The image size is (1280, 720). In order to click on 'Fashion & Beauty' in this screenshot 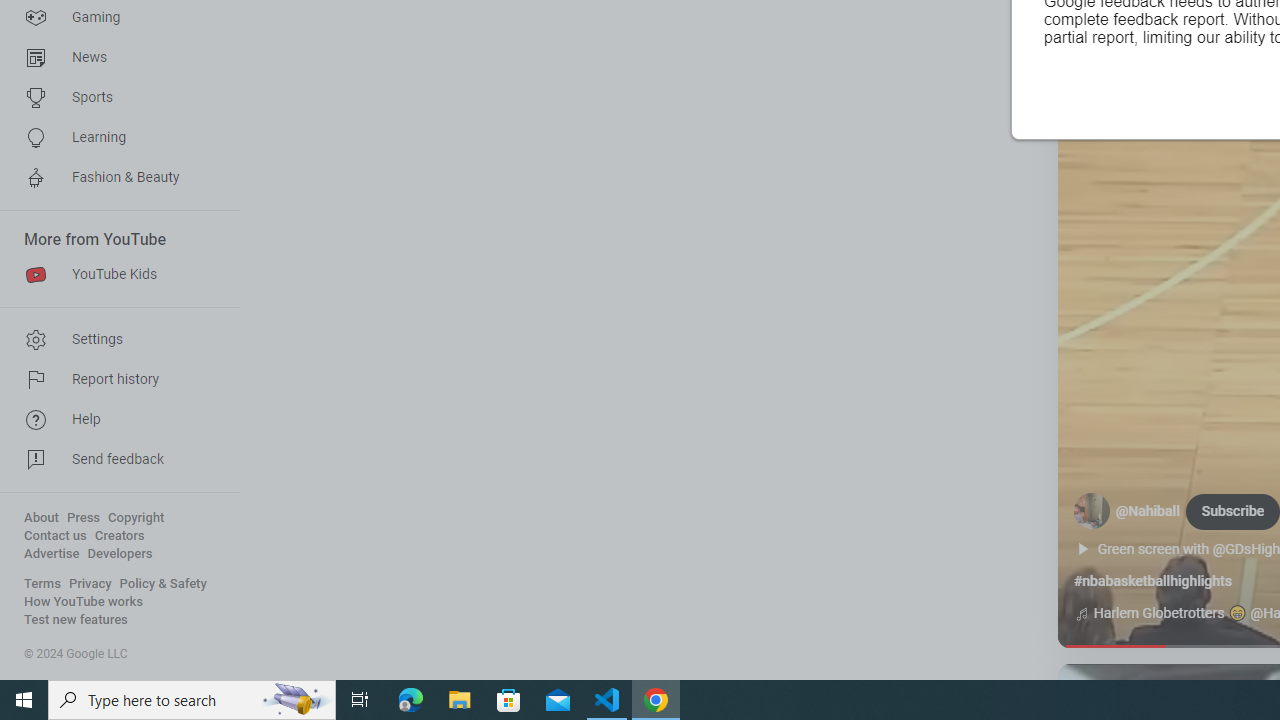, I will do `click(112, 176)`.